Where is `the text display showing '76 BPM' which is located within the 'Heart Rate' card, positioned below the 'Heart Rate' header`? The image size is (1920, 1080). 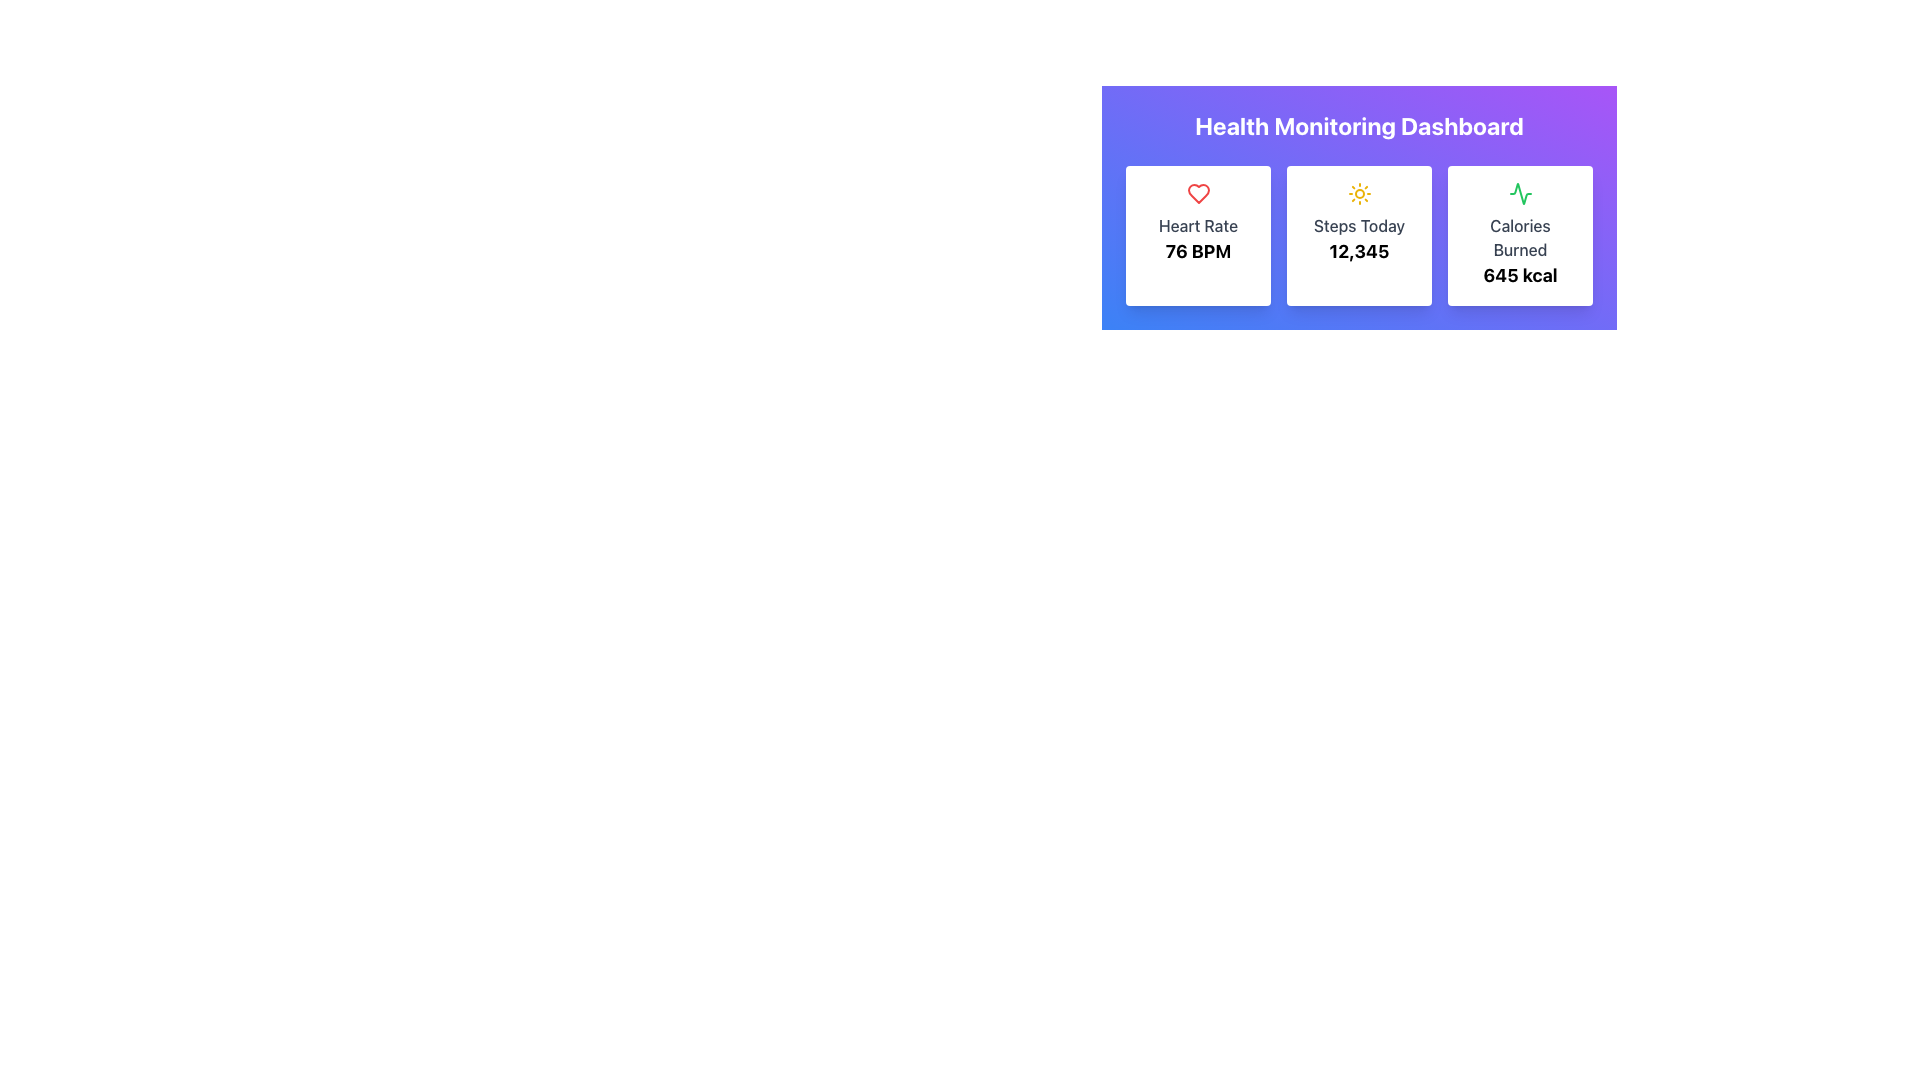
the text display showing '76 BPM' which is located within the 'Heart Rate' card, positioned below the 'Heart Rate' header is located at coordinates (1198, 250).